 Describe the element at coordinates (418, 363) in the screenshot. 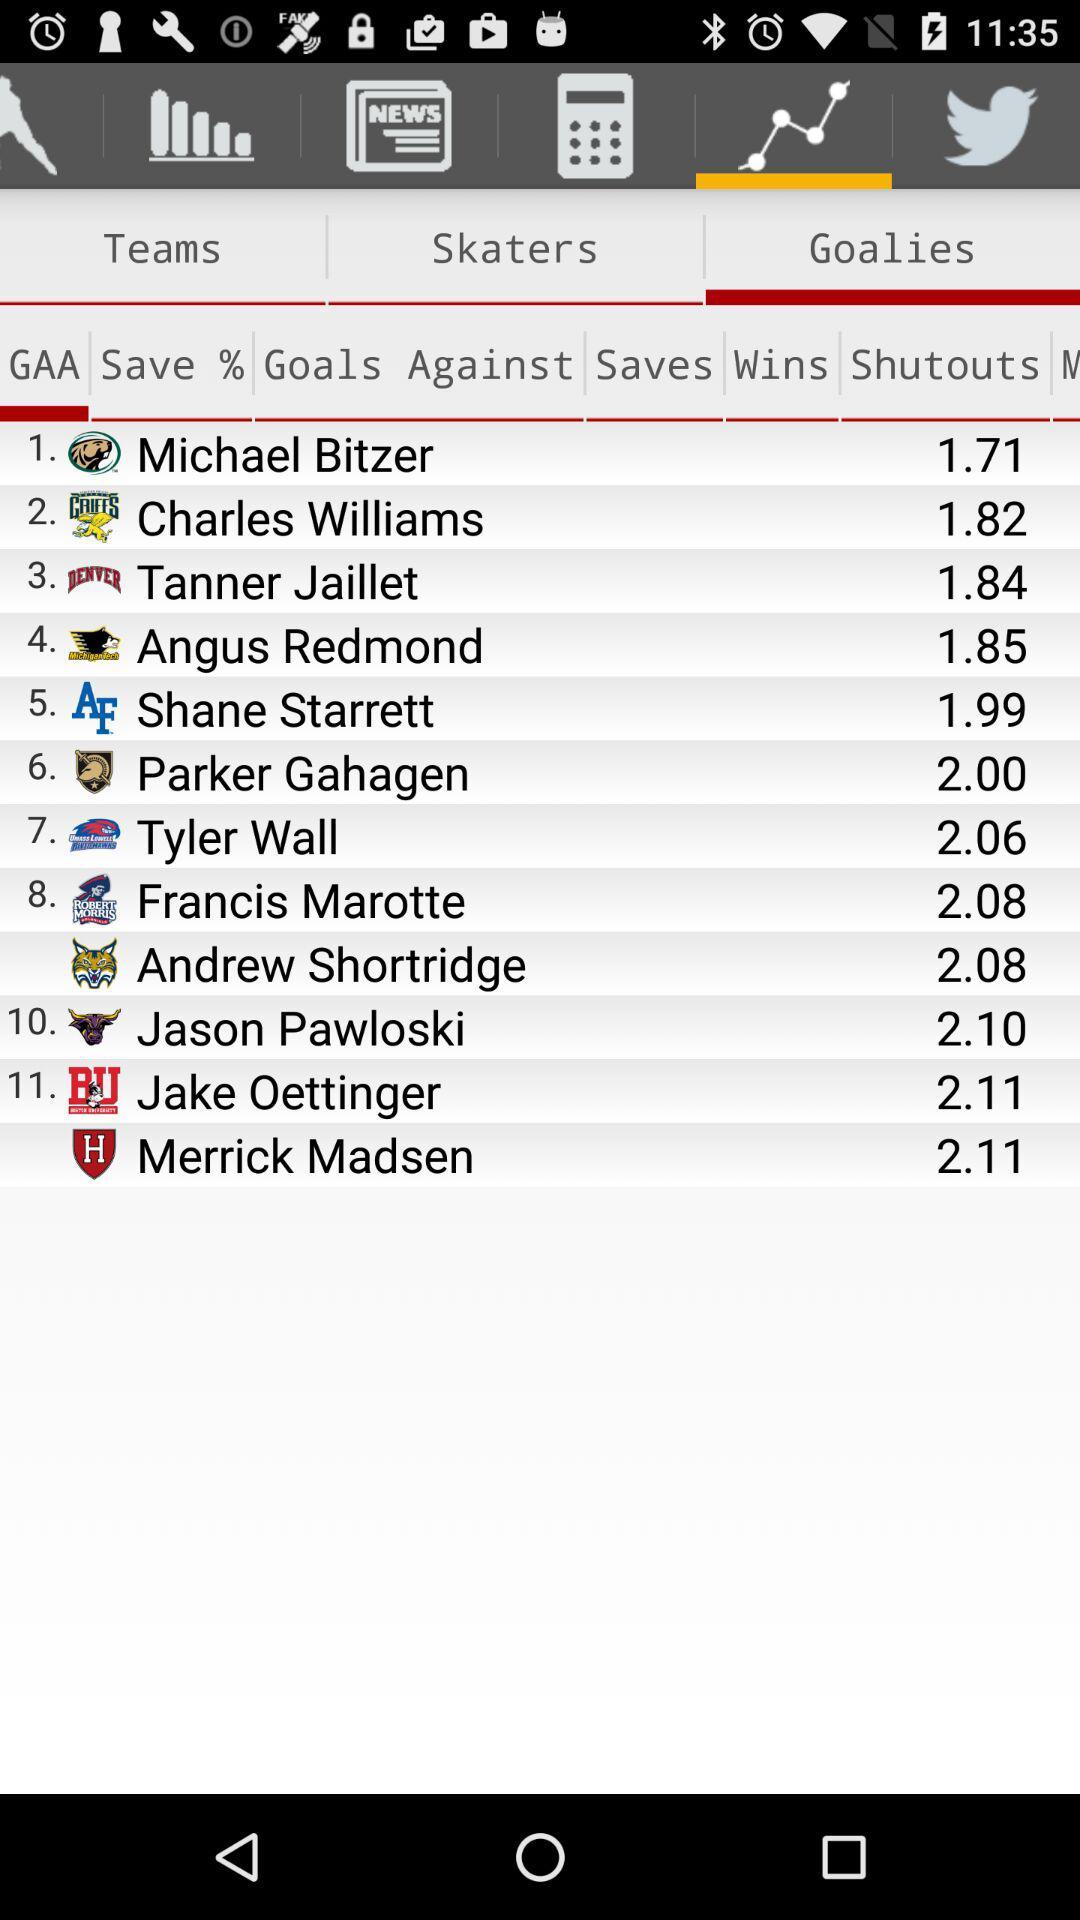

I see `item below the teams icon` at that location.